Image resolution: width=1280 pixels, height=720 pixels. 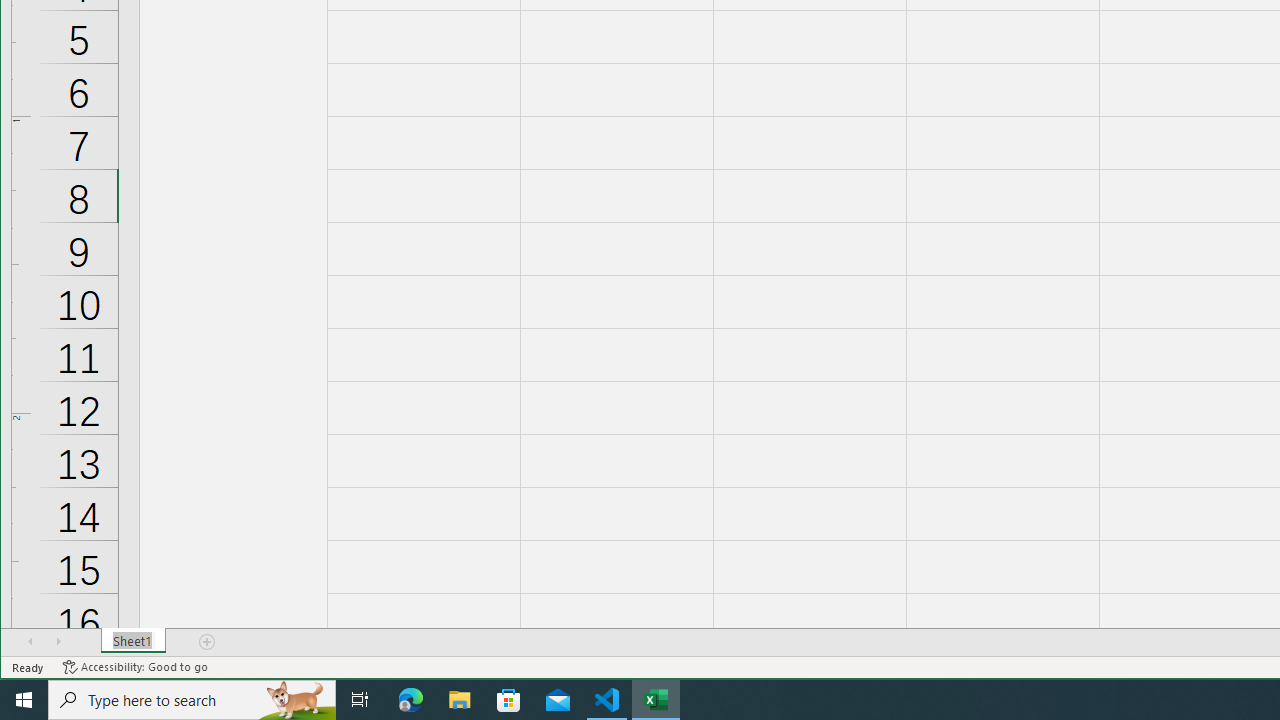 What do you see at coordinates (359, 698) in the screenshot?
I see `'Task View'` at bounding box center [359, 698].